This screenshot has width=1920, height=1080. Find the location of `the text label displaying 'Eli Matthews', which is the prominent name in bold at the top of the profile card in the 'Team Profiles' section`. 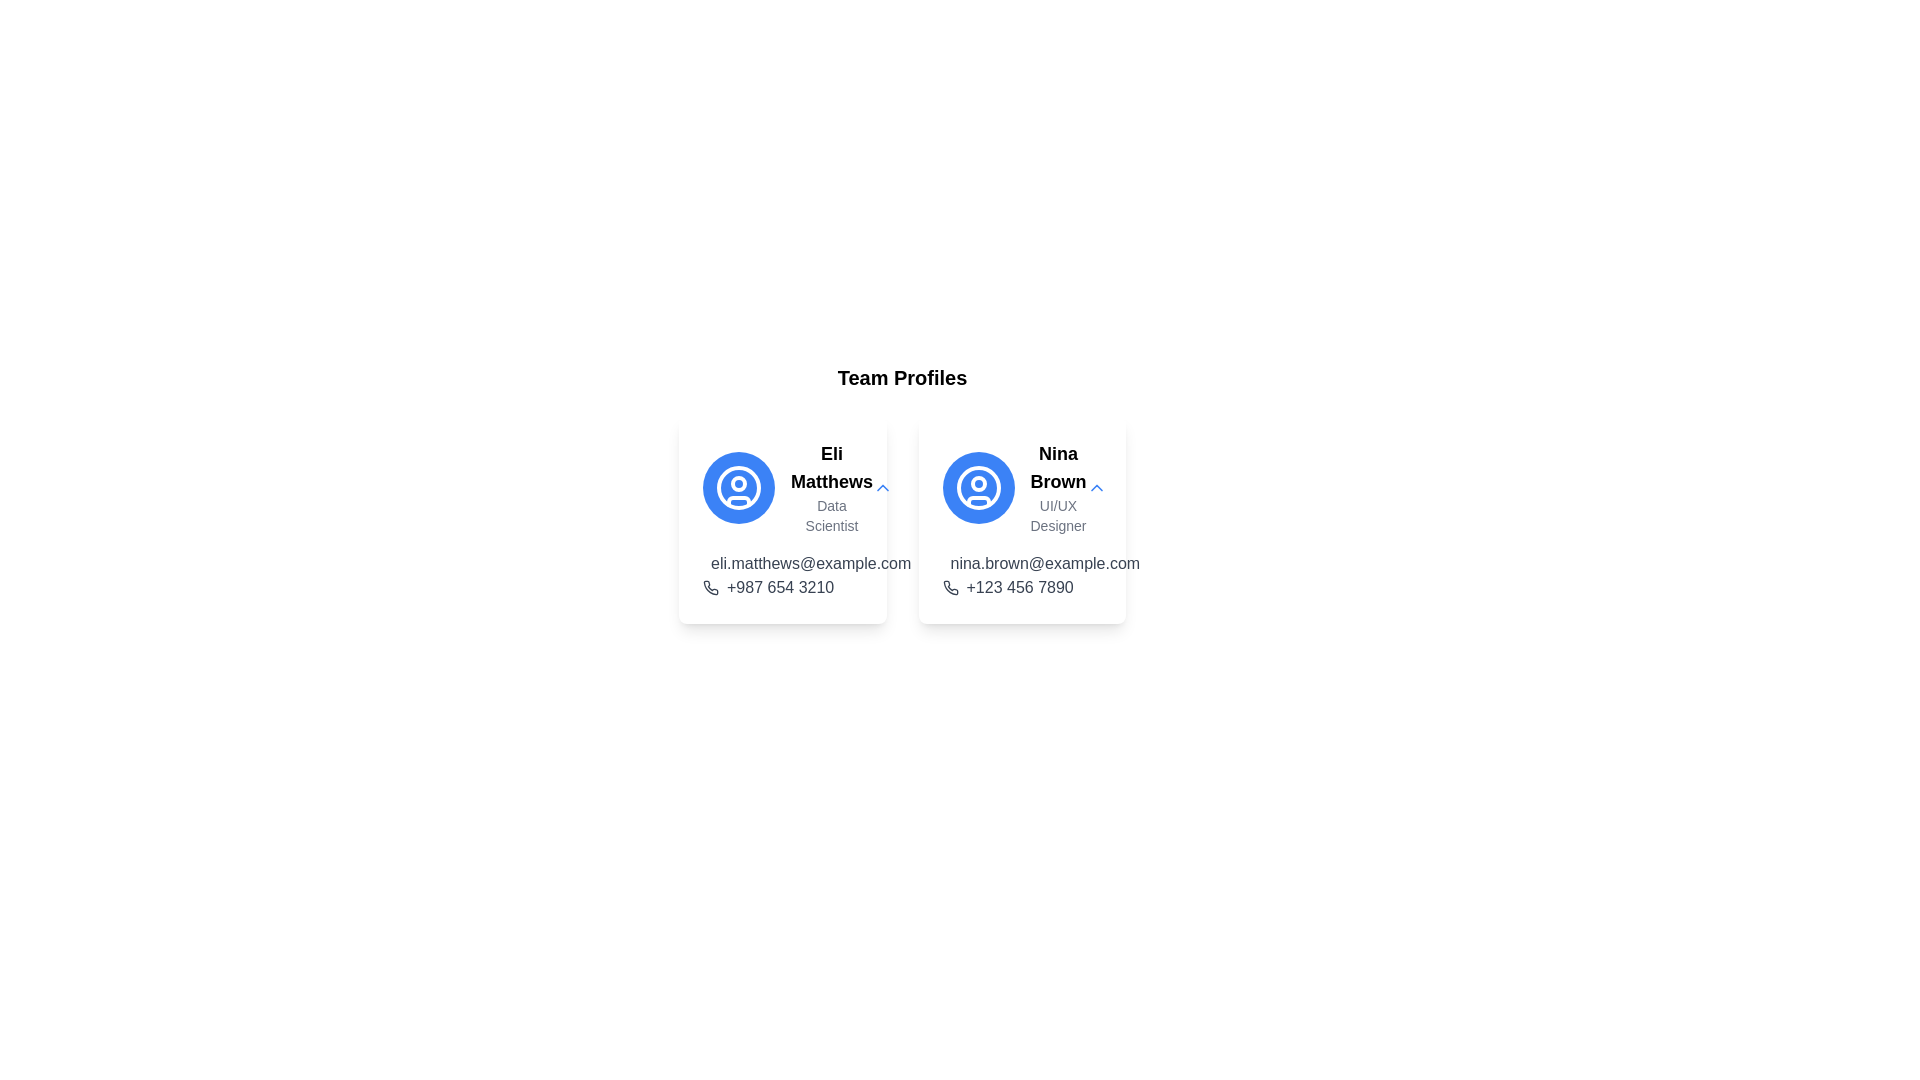

the text label displaying 'Eli Matthews', which is the prominent name in bold at the top of the profile card in the 'Team Profiles' section is located at coordinates (831, 467).